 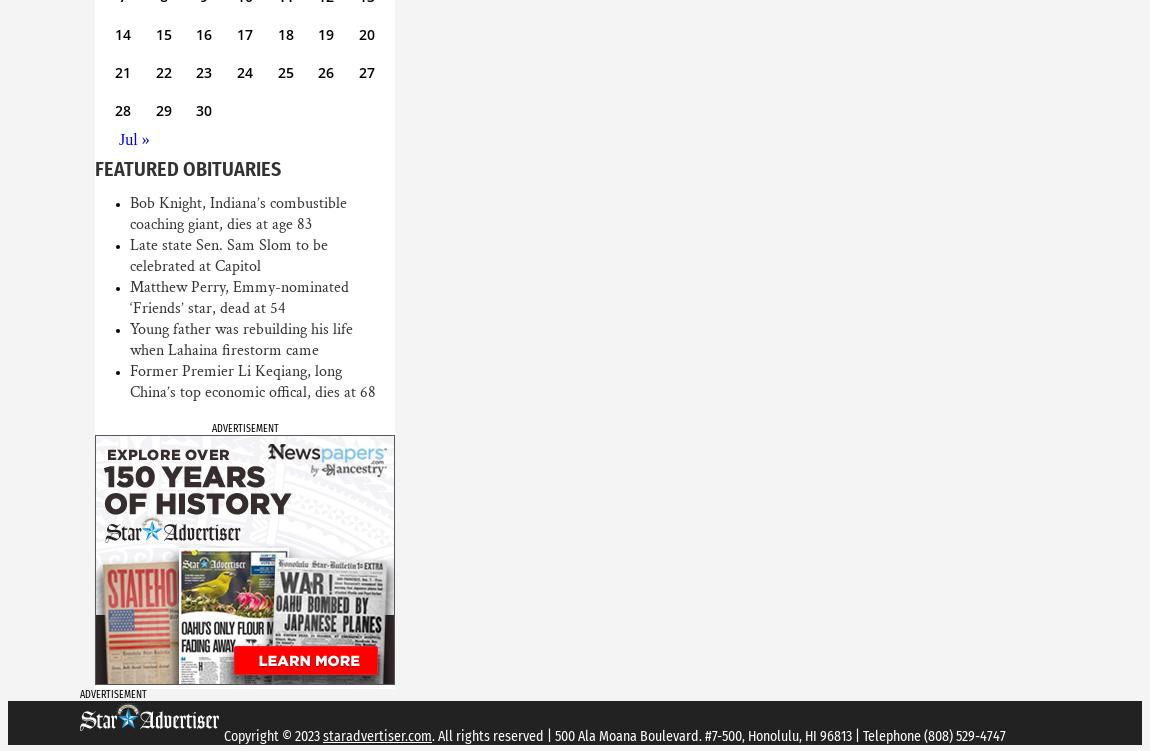 What do you see at coordinates (276, 72) in the screenshot?
I see `'25'` at bounding box center [276, 72].